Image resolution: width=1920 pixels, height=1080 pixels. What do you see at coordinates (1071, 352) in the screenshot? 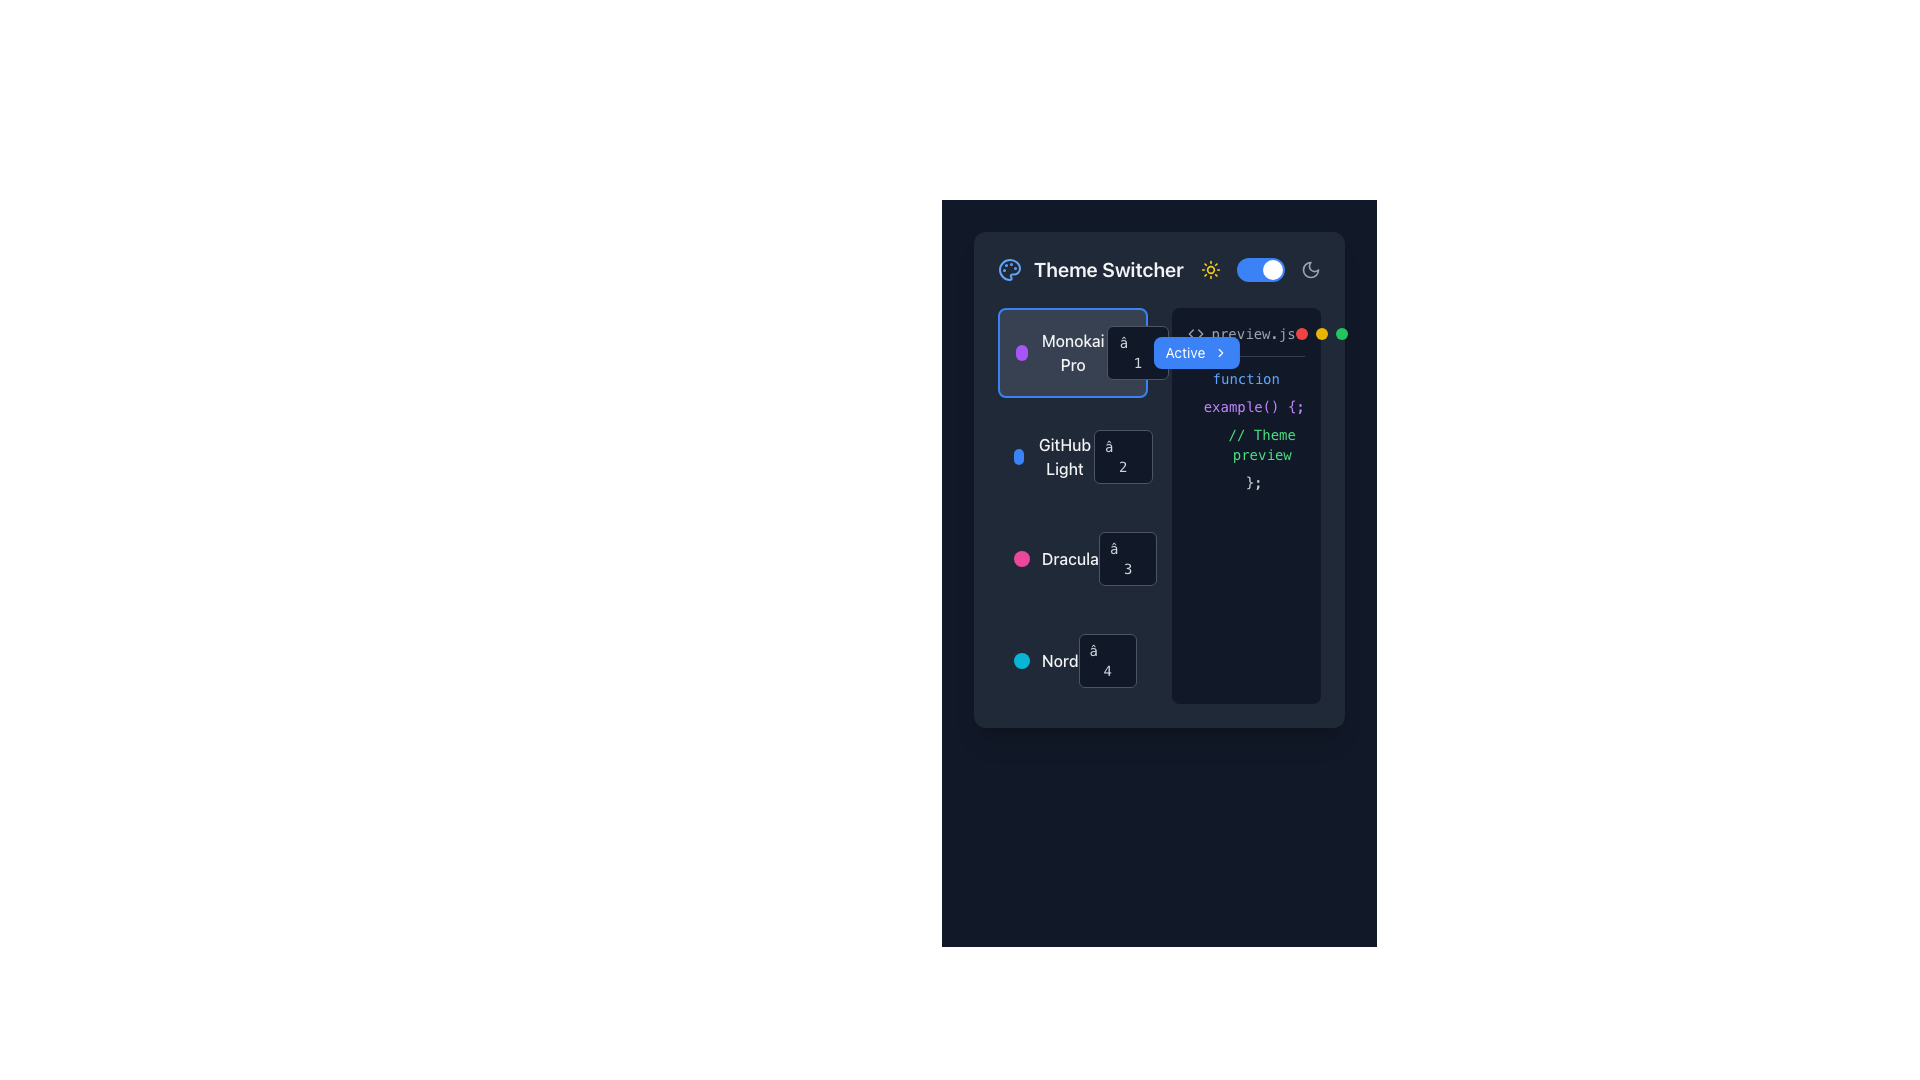
I see `the first list item displaying 'Monokai Pro' with an associated badge` at bounding box center [1071, 352].